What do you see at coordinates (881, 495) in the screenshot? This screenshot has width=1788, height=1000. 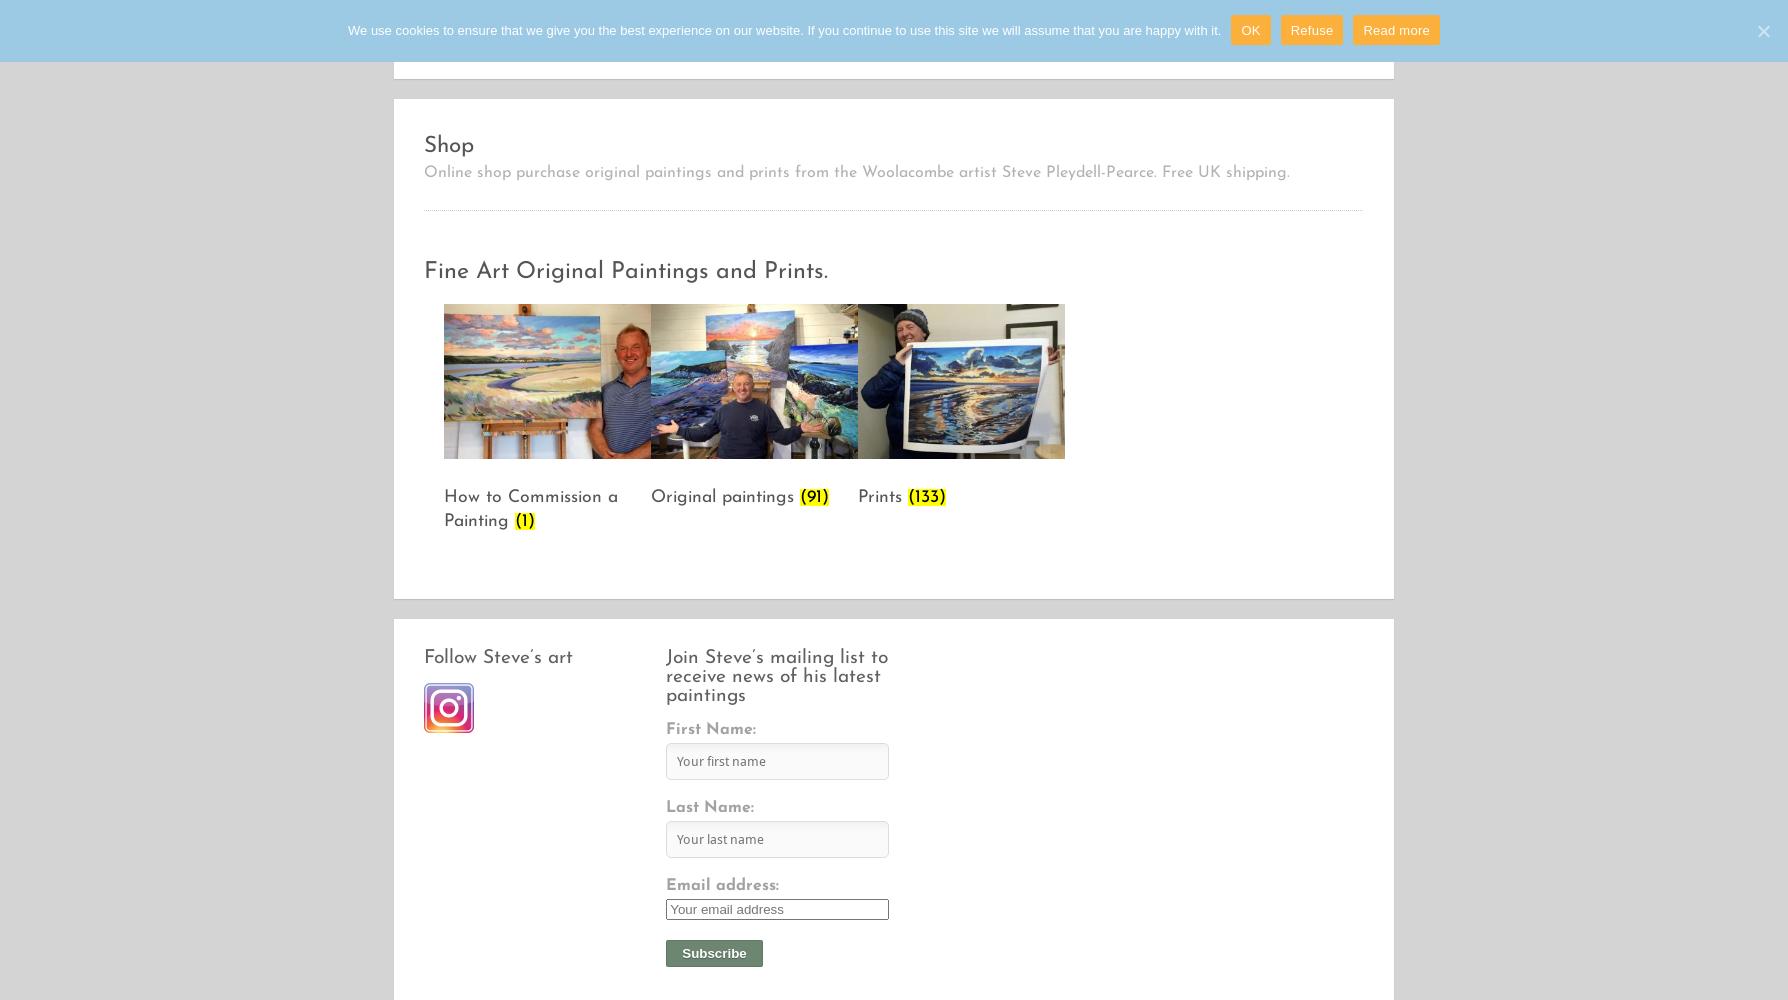 I see `'Prints'` at bounding box center [881, 495].